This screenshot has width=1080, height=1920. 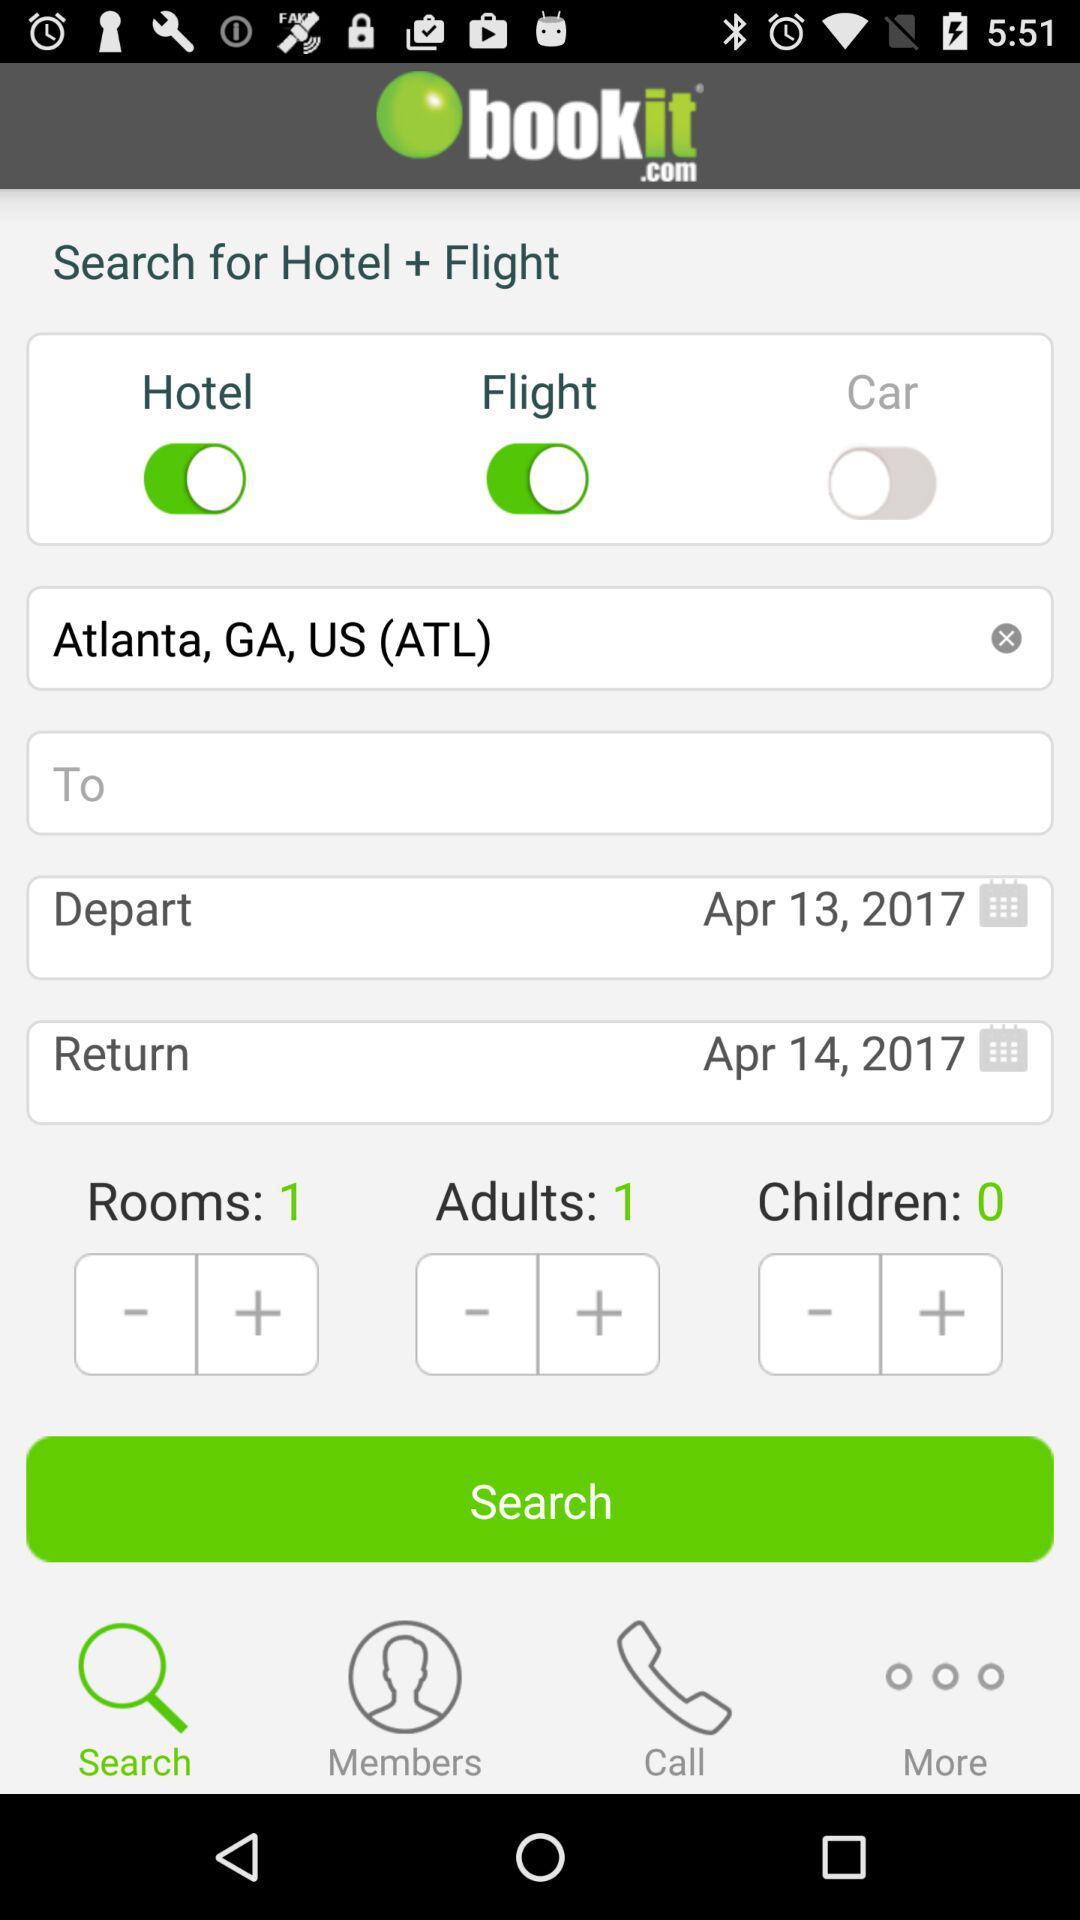 I want to click on the icon below the atlanta ga us icon, so click(x=540, y=781).